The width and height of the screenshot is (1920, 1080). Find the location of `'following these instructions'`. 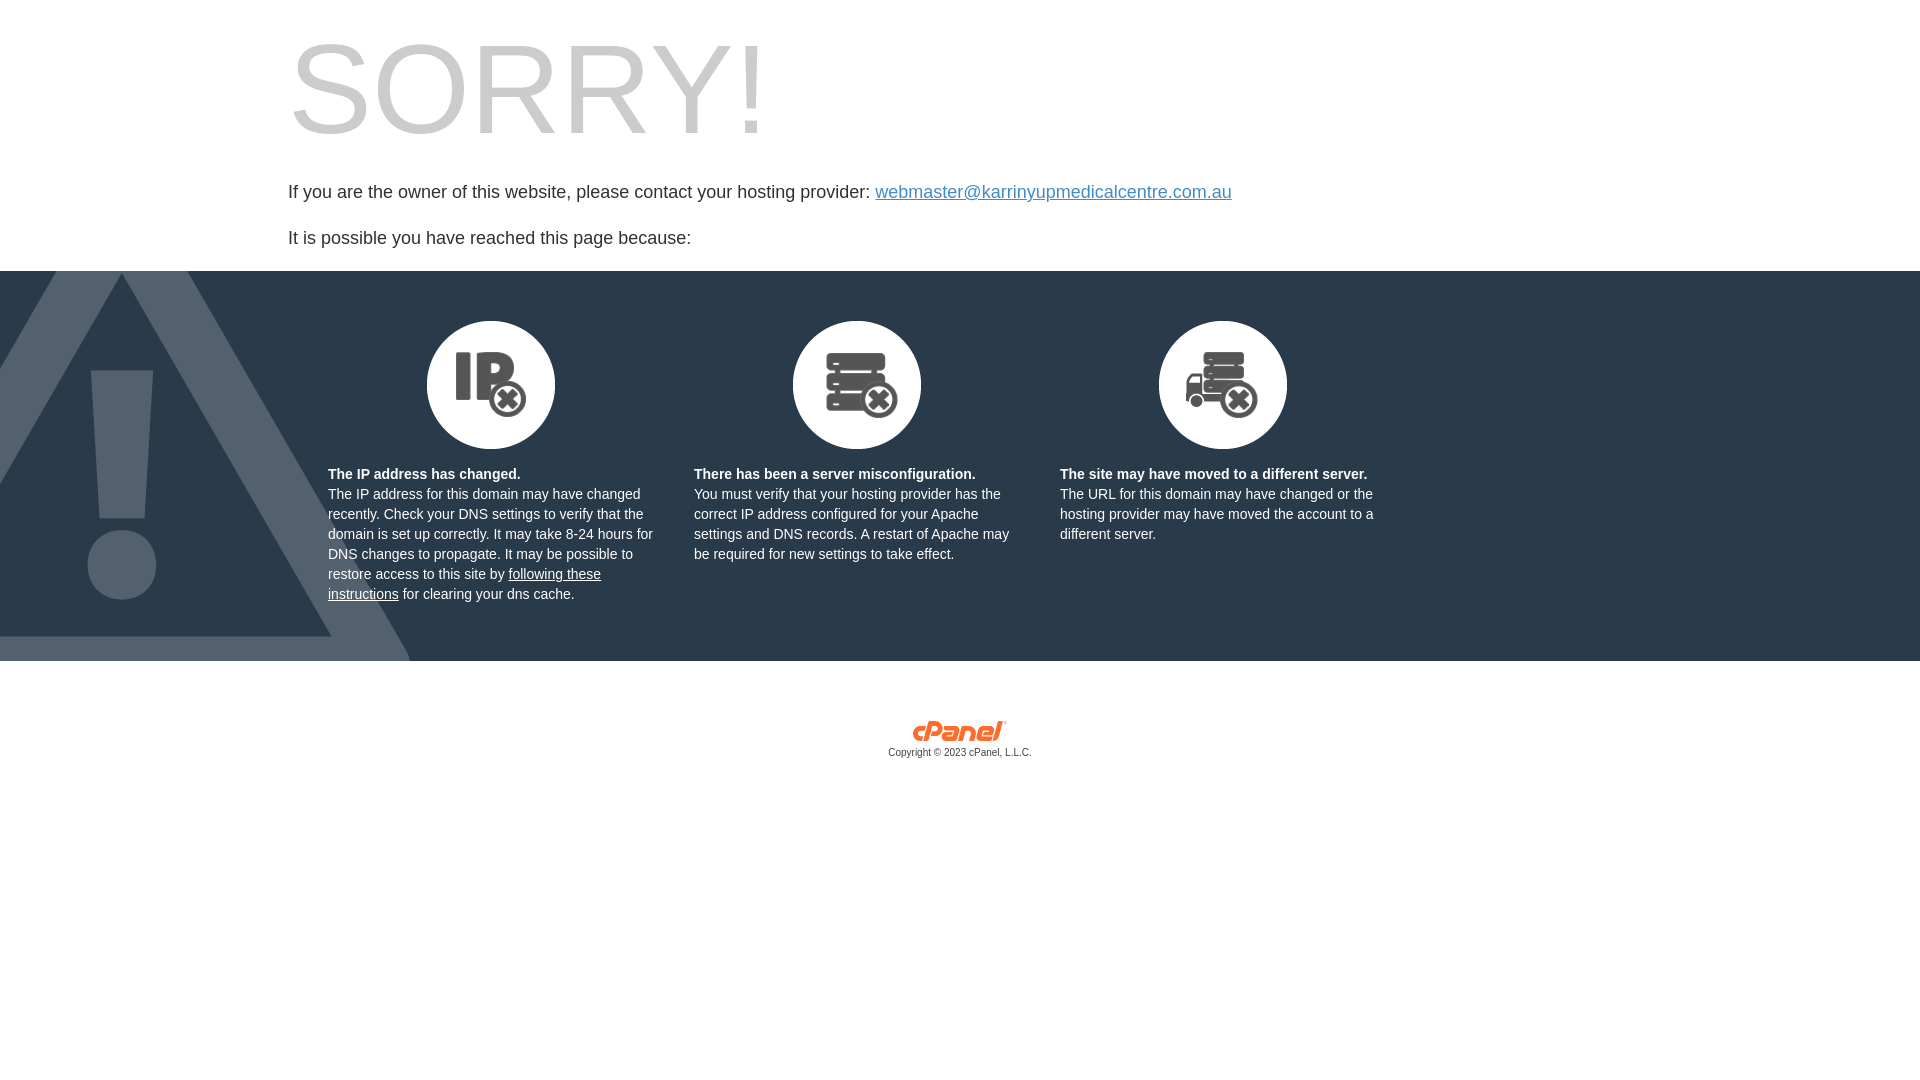

'following these instructions' is located at coordinates (463, 583).